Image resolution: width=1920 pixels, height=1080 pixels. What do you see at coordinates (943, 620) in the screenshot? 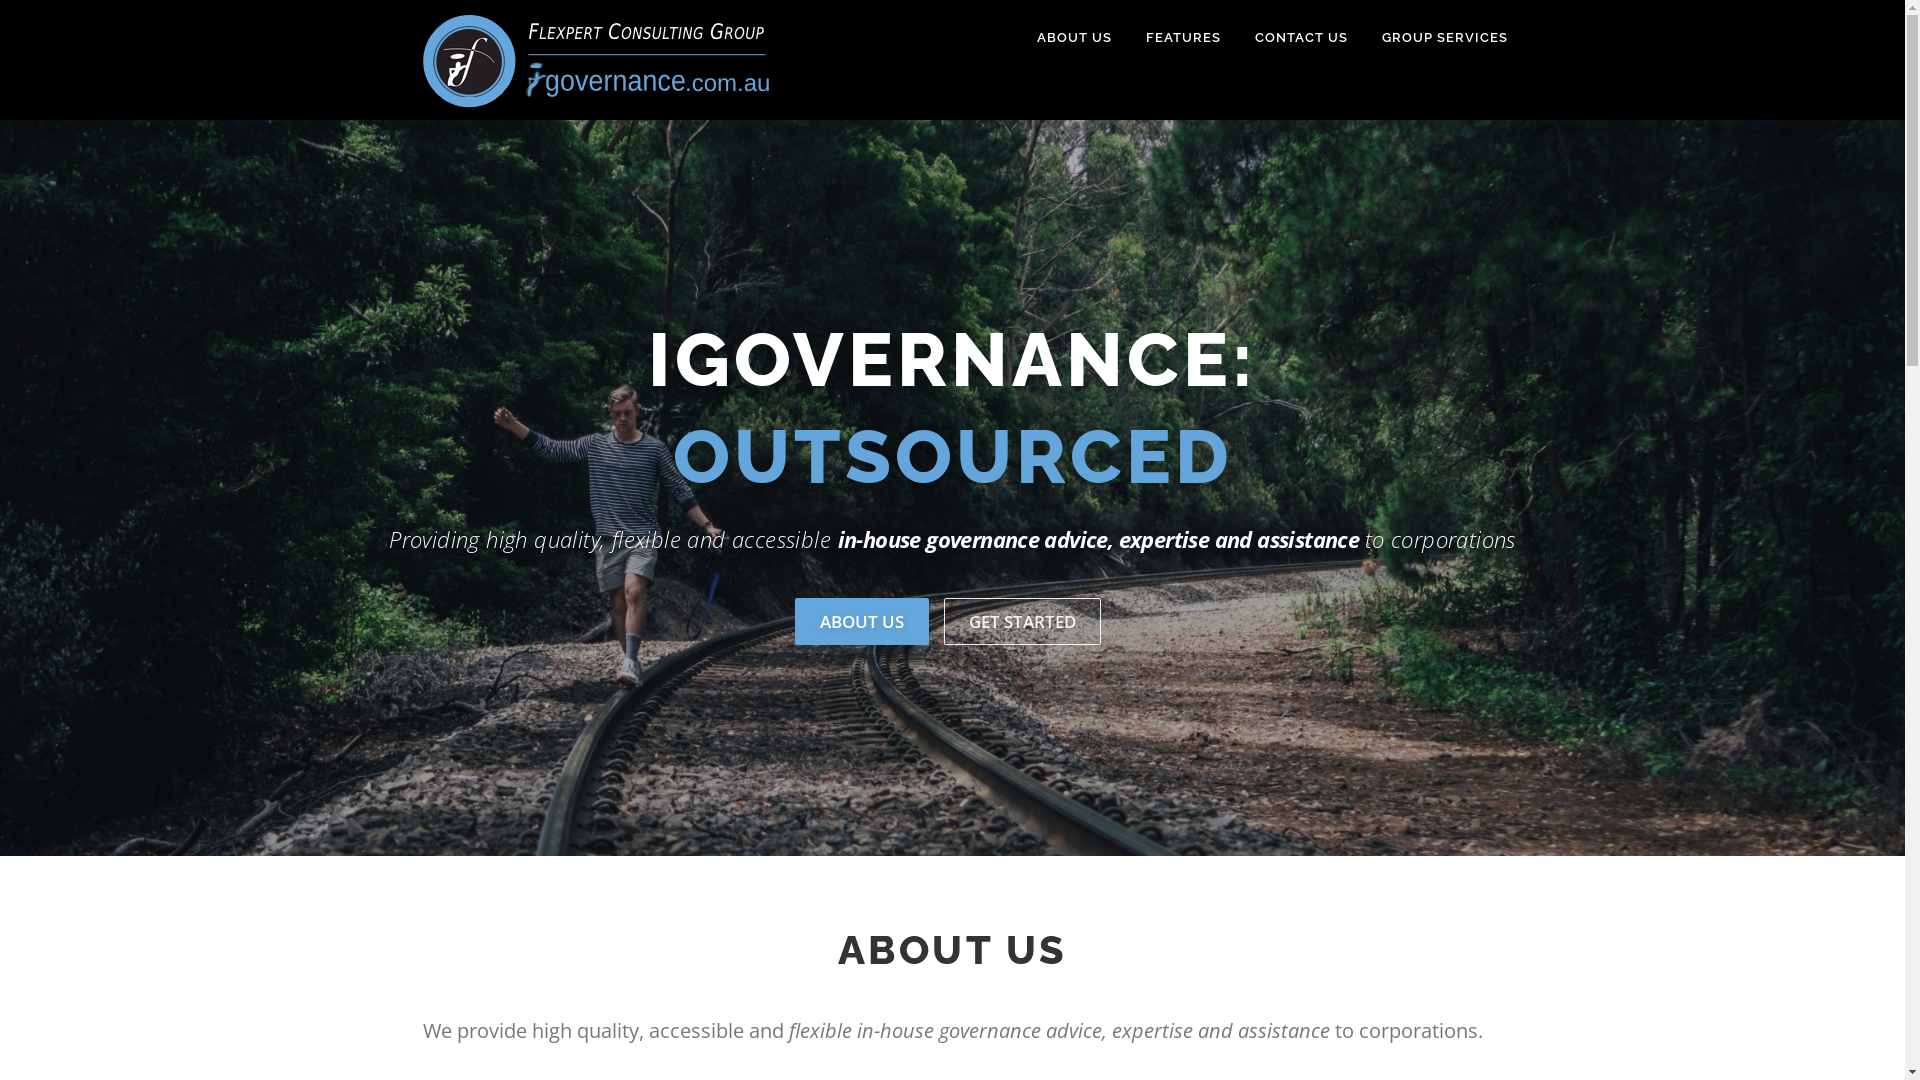
I see `'GET STARTED'` at bounding box center [943, 620].